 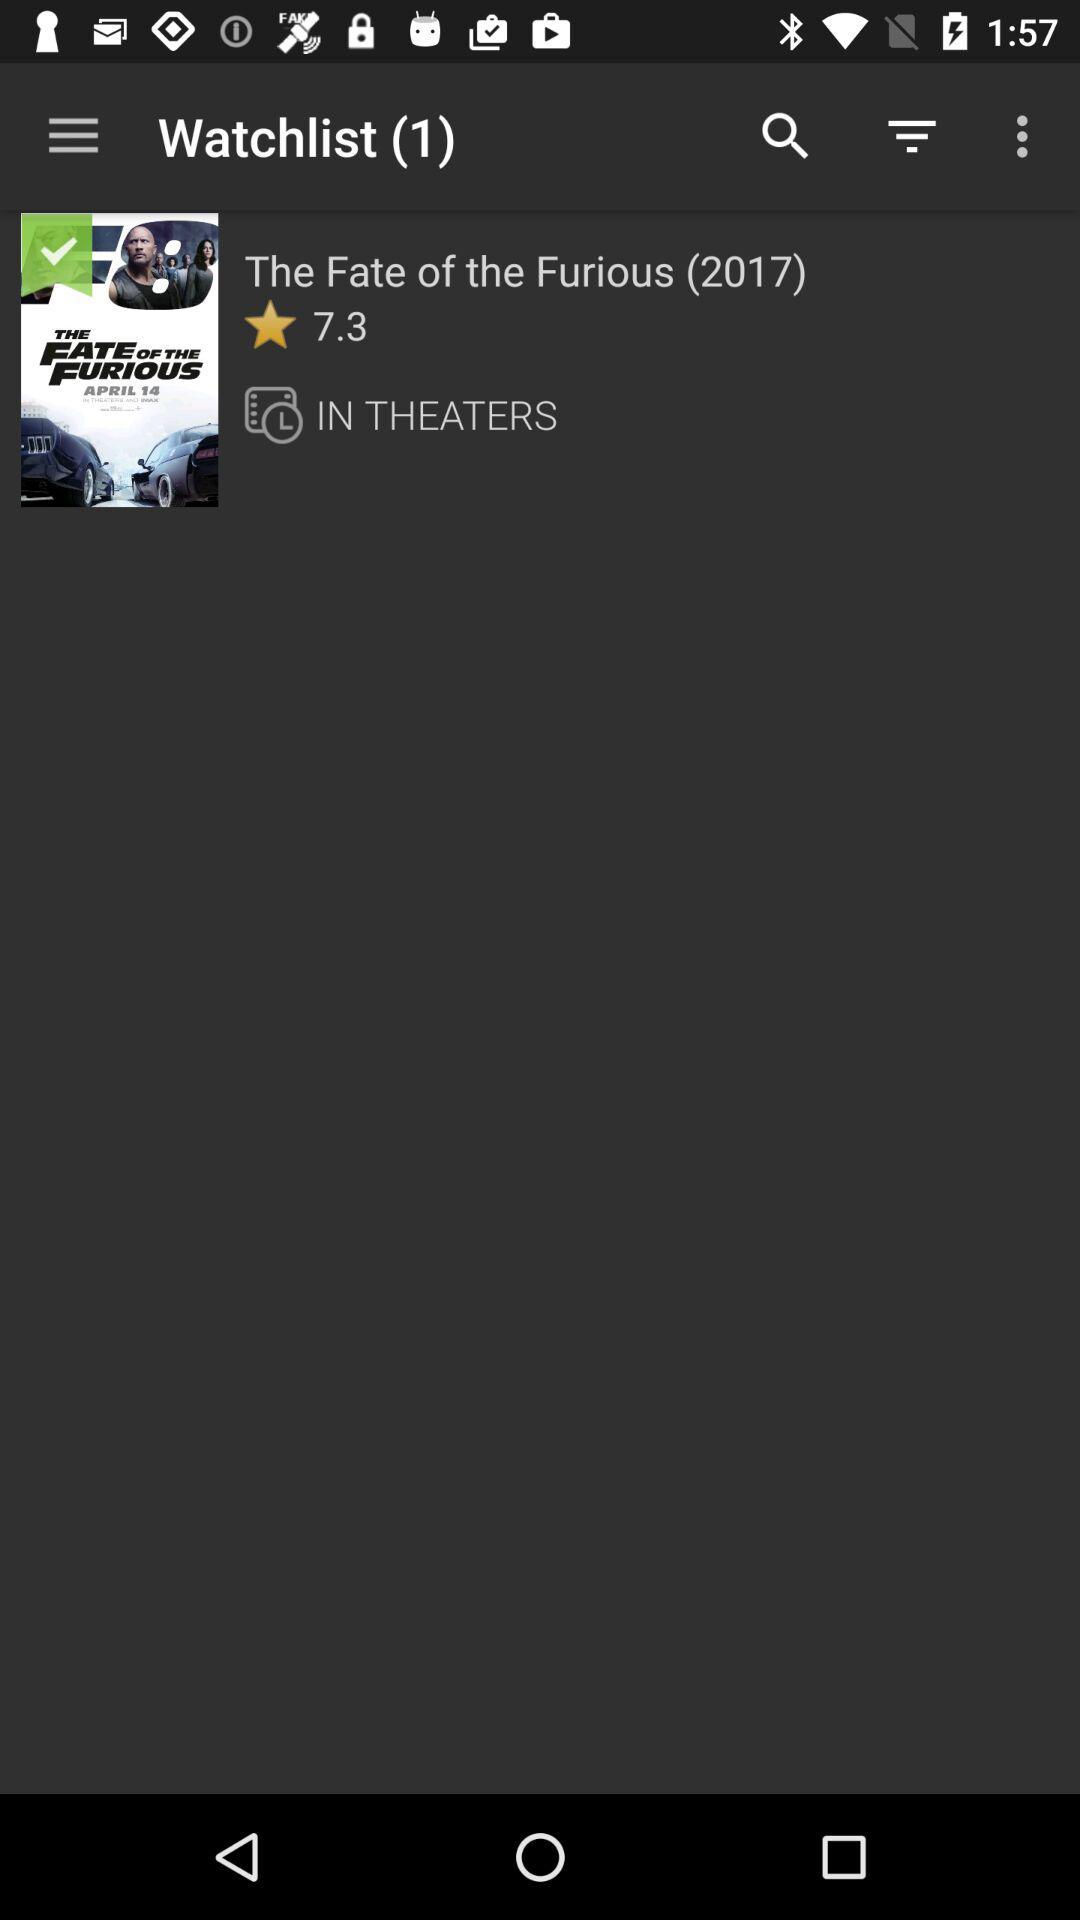 What do you see at coordinates (785, 135) in the screenshot?
I see `item next to watchlist (1) icon` at bounding box center [785, 135].